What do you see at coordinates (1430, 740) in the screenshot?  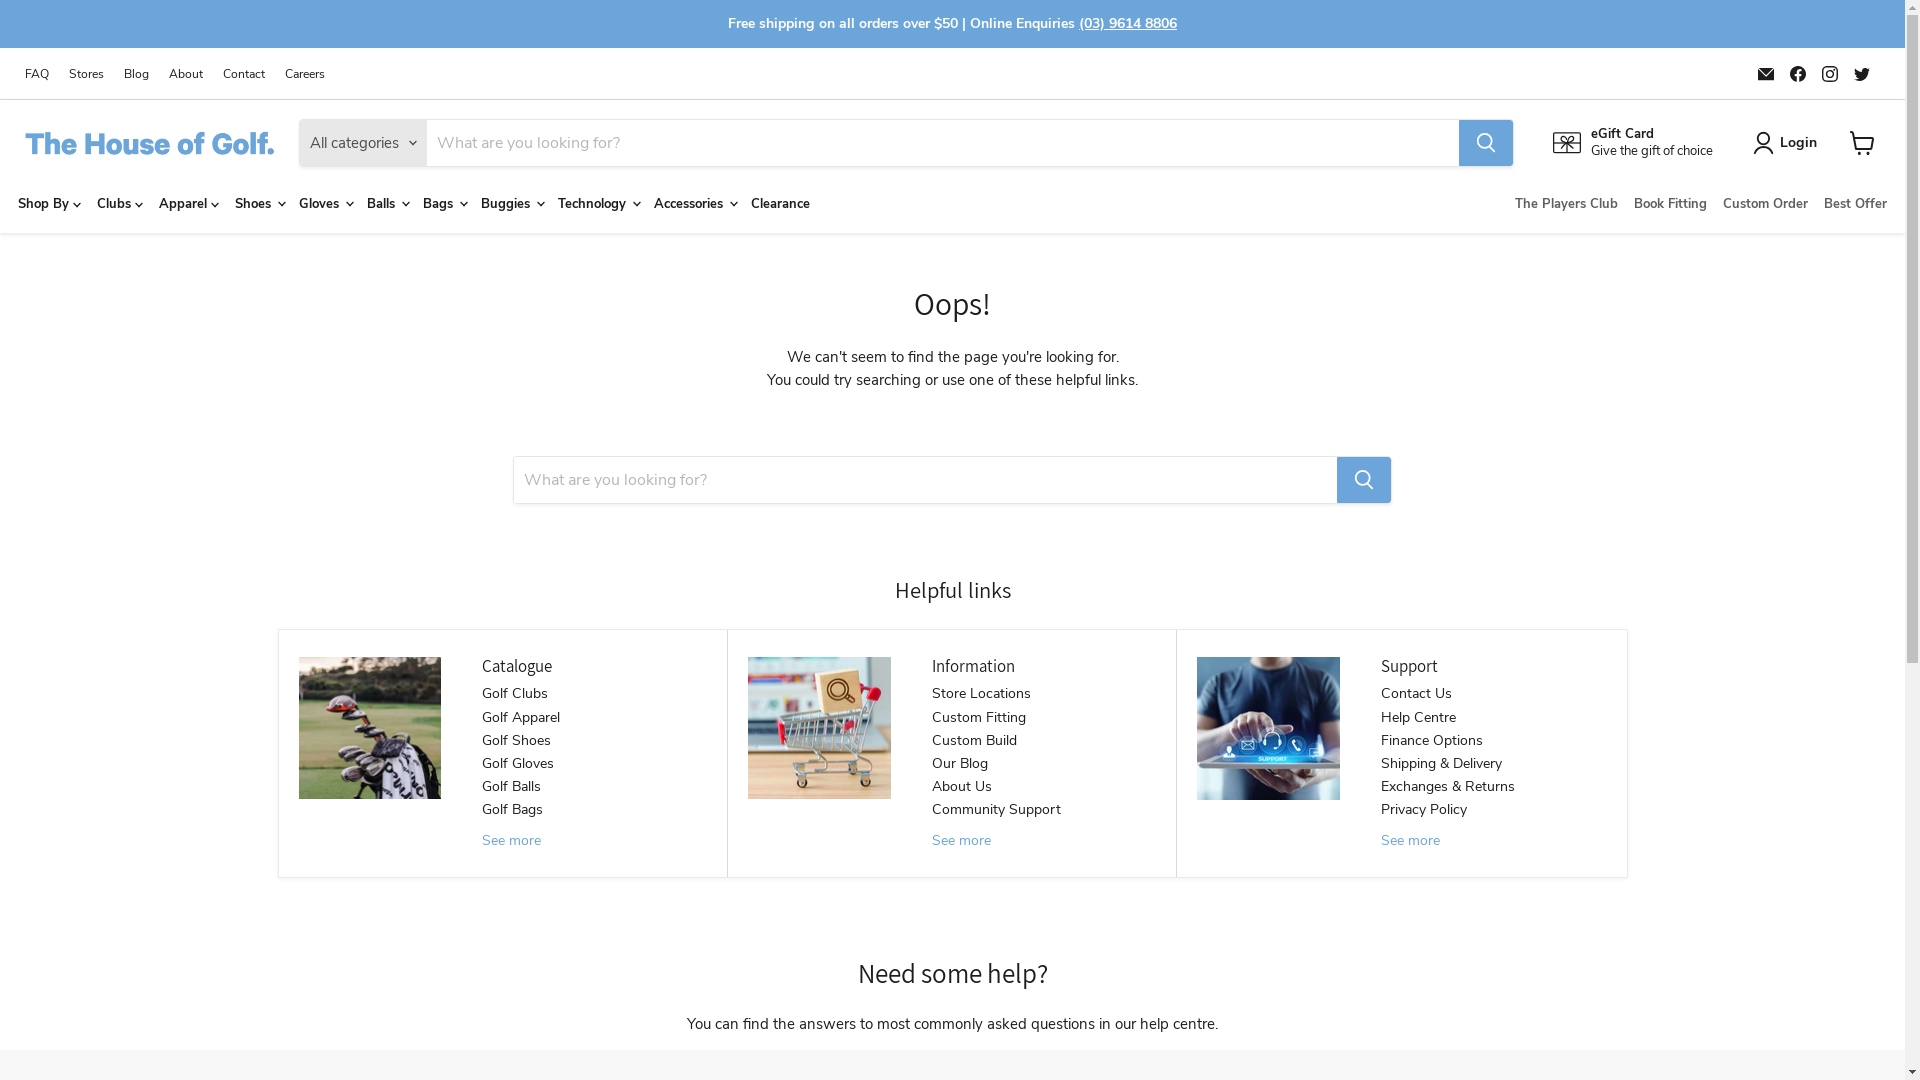 I see `'Finance Options'` at bounding box center [1430, 740].